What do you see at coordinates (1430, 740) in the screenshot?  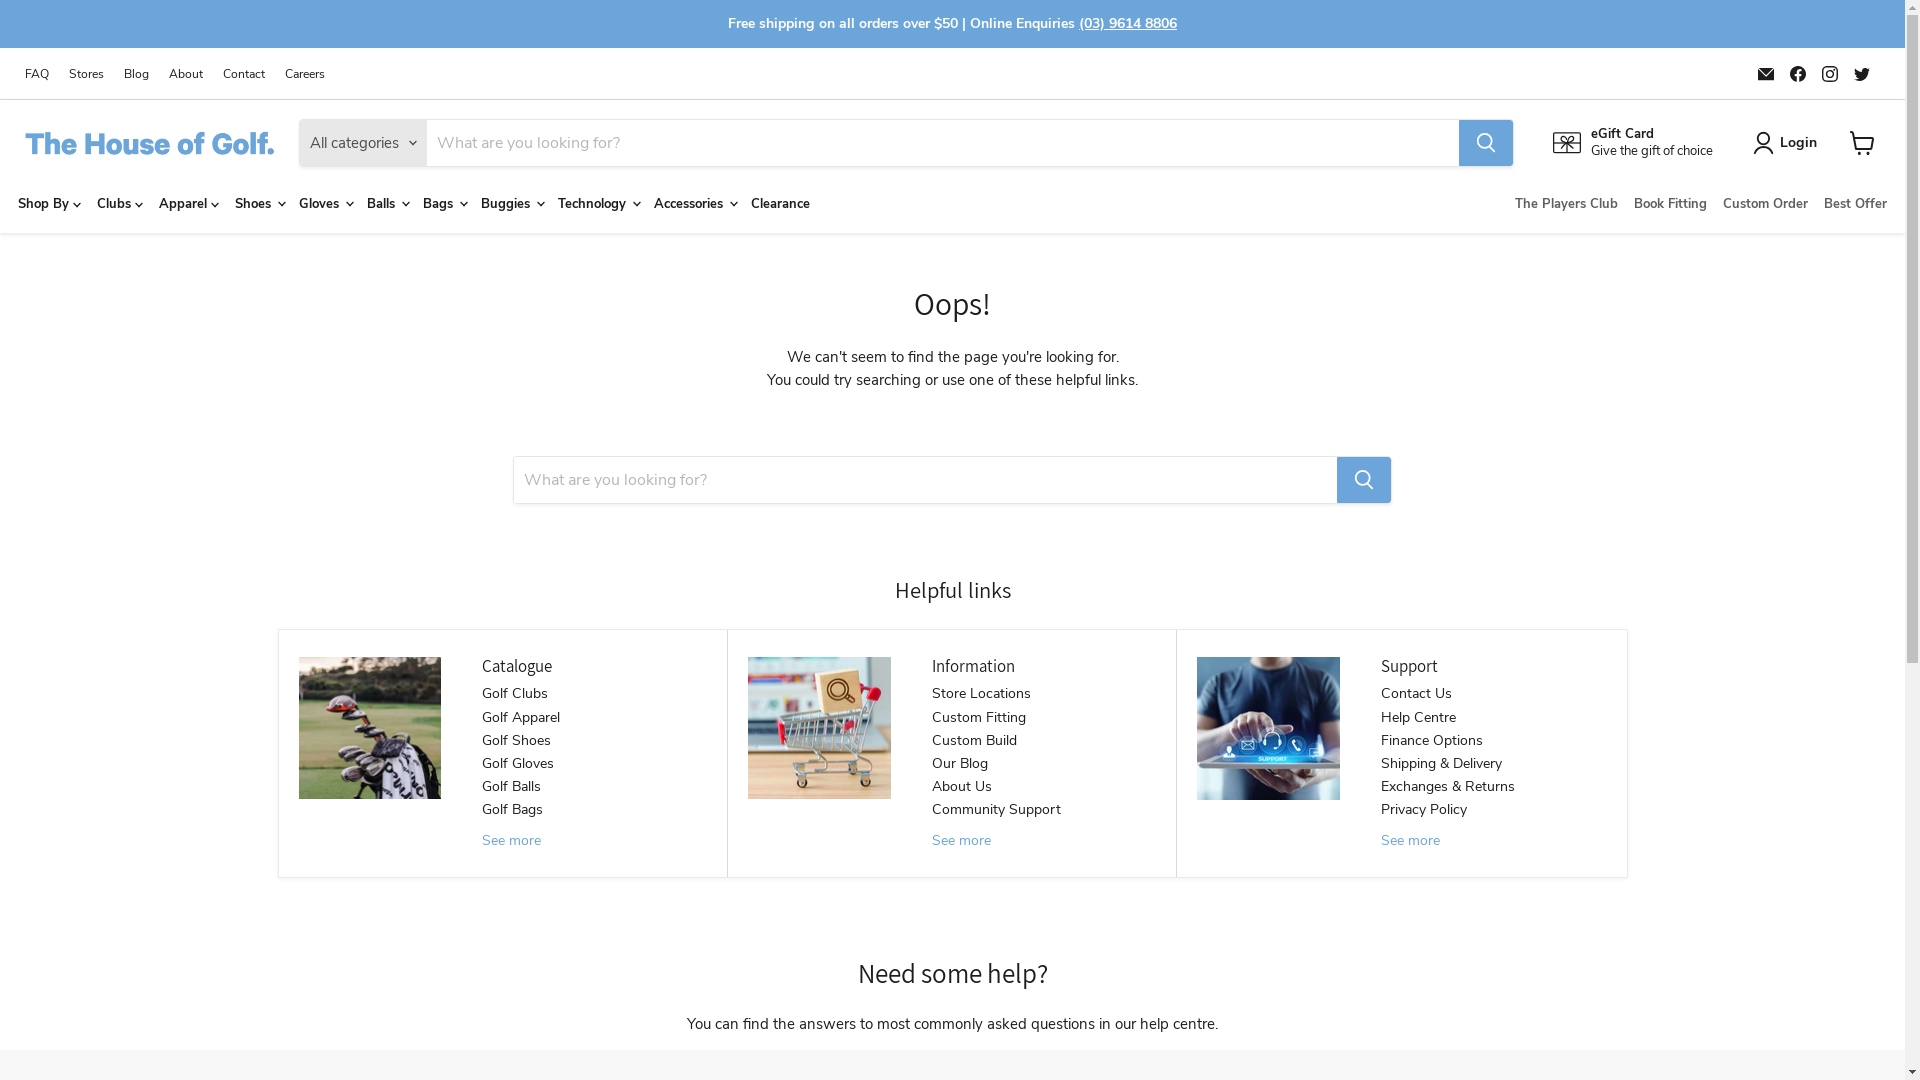 I see `'Finance Options'` at bounding box center [1430, 740].